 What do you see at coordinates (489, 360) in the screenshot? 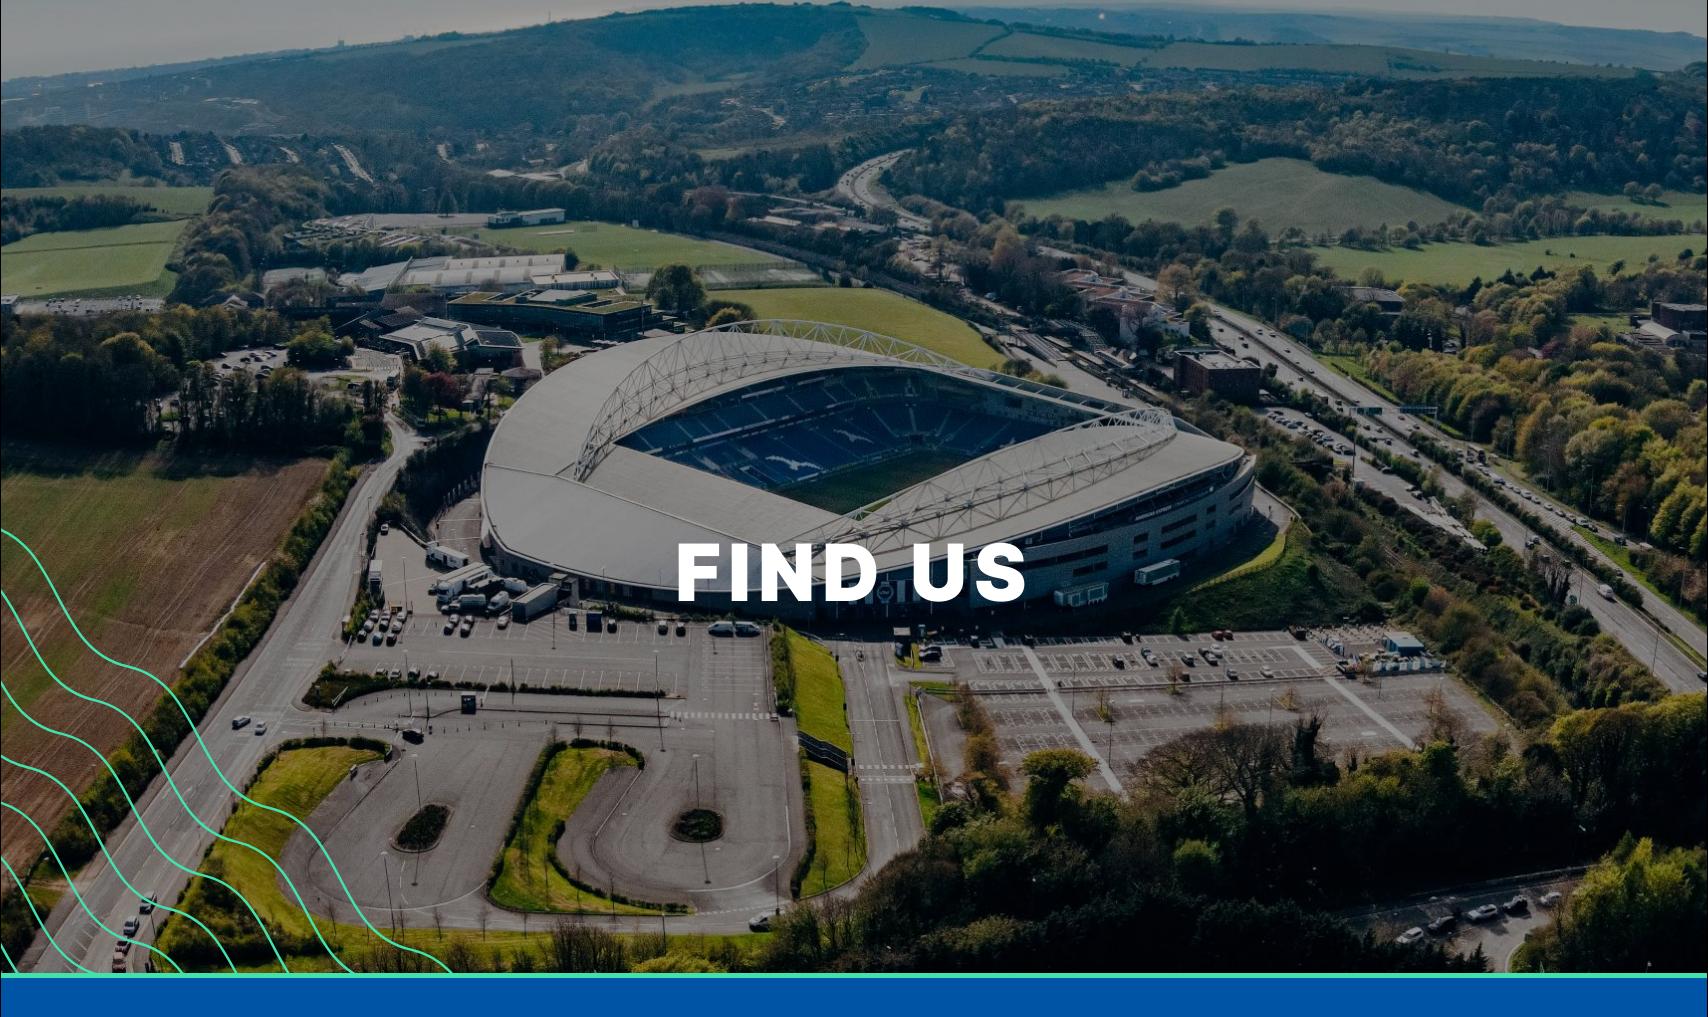
I see `'Christmas Parties'` at bounding box center [489, 360].